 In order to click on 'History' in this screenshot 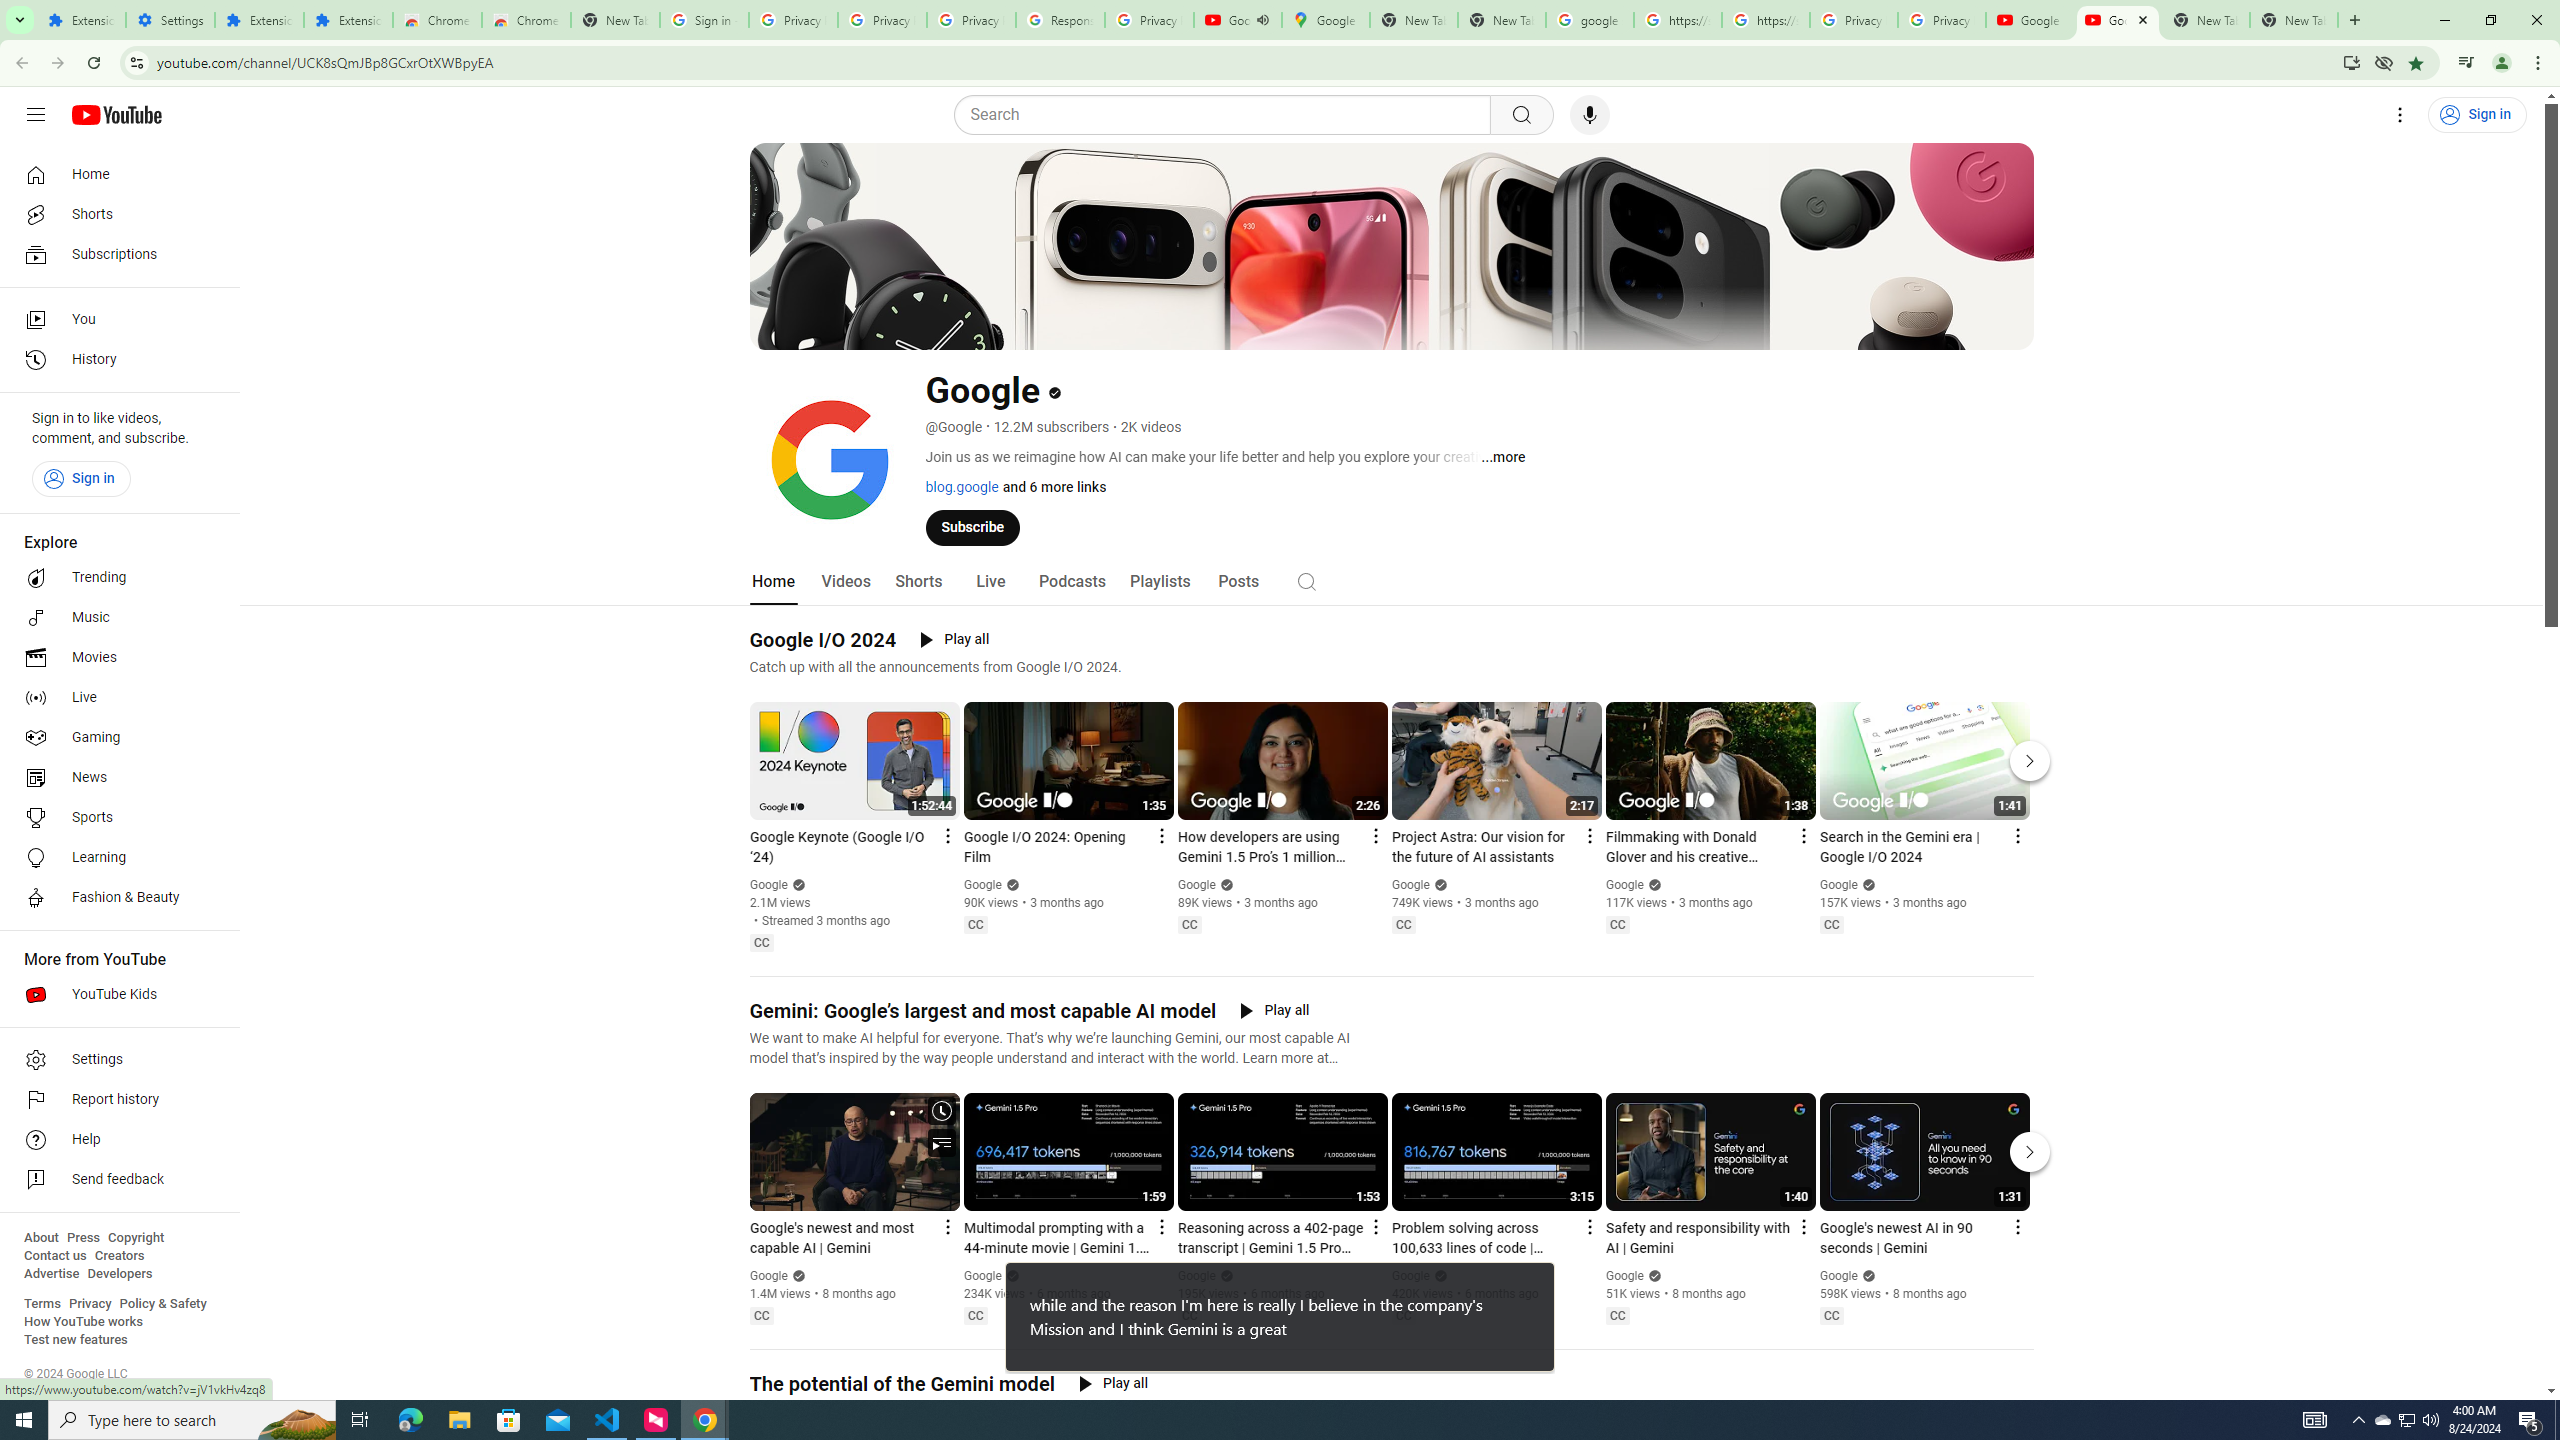, I will do `click(113, 360)`.